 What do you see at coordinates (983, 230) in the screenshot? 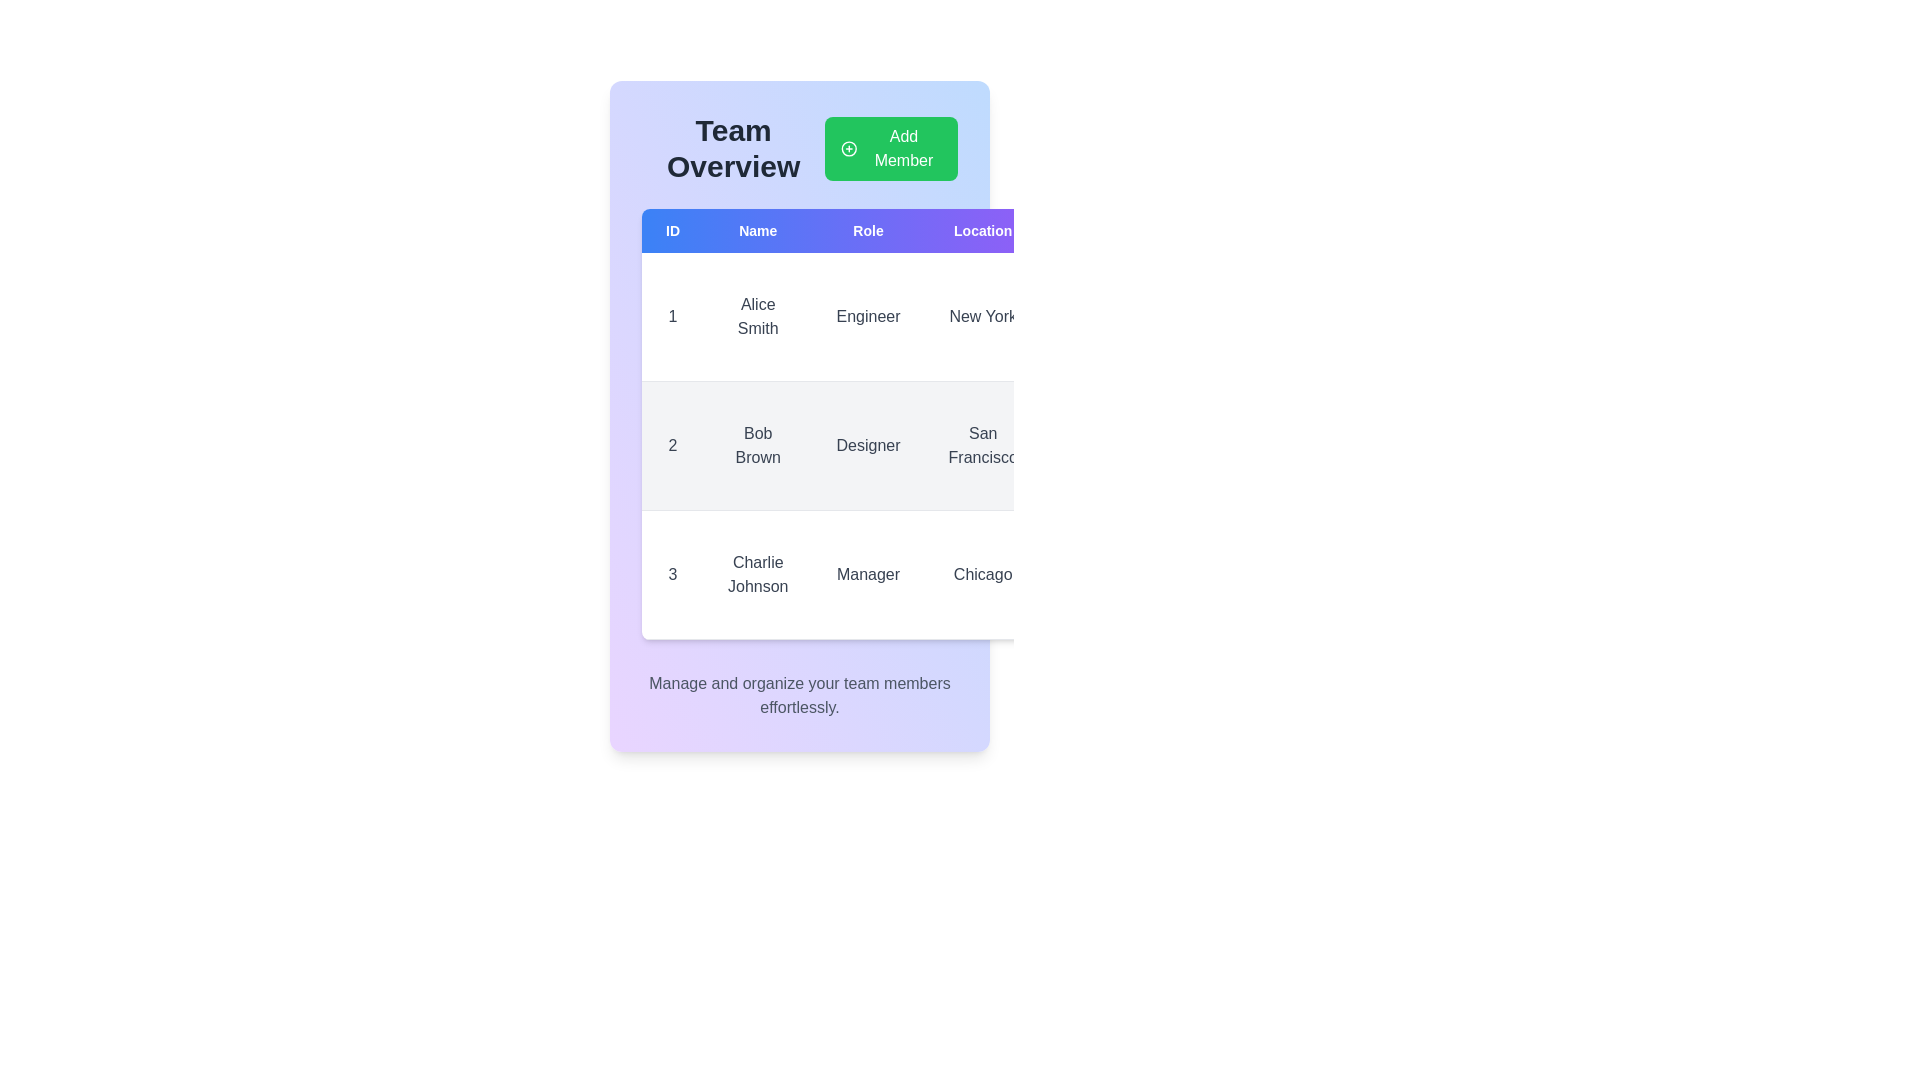
I see `the 'Location' header, which is a bold white text on a purple background, positioned between the 'Role' and 'Actions' headers in the table` at bounding box center [983, 230].